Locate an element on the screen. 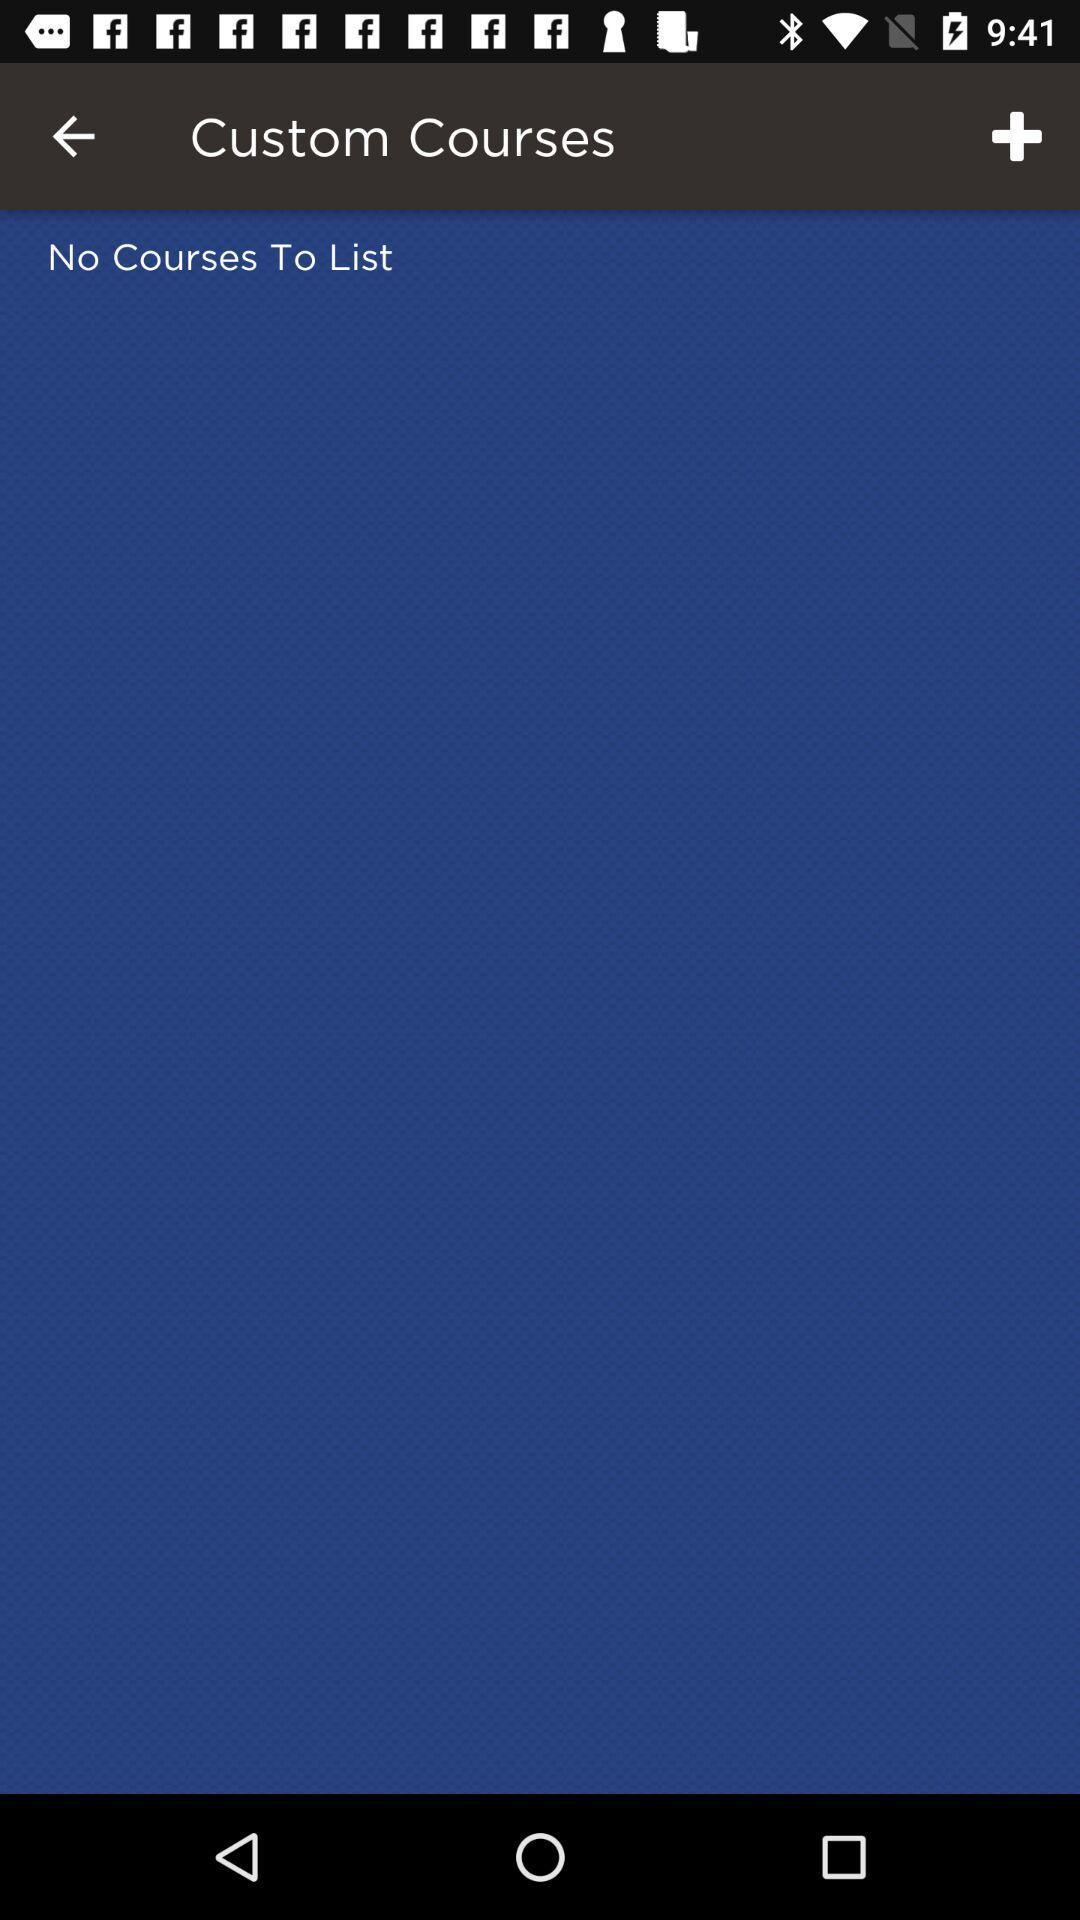 The image size is (1080, 1920). icon above the no courses to item is located at coordinates (1017, 135).